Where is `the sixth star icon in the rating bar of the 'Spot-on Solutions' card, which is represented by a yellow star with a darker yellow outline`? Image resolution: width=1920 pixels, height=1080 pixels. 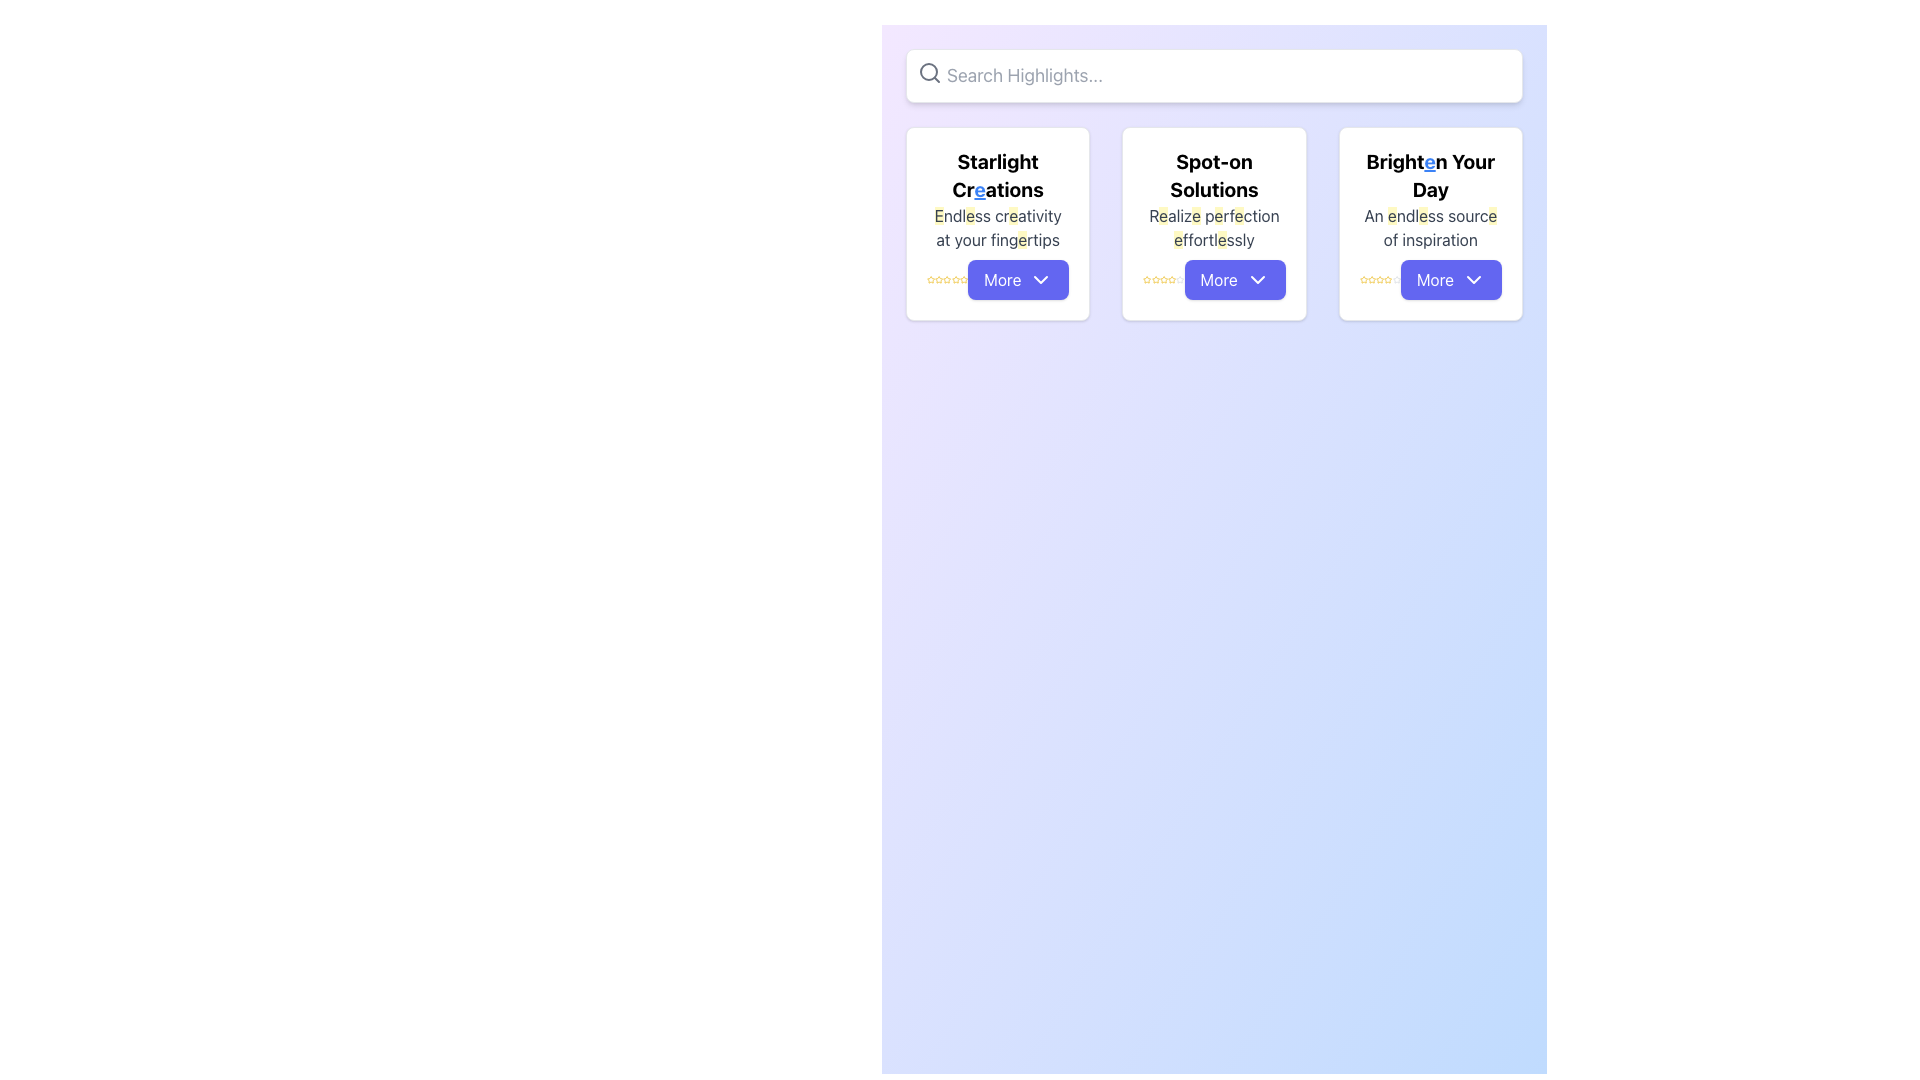
the sixth star icon in the rating bar of the 'Spot-on Solutions' card, which is represented by a yellow star with a darker yellow outline is located at coordinates (1172, 280).